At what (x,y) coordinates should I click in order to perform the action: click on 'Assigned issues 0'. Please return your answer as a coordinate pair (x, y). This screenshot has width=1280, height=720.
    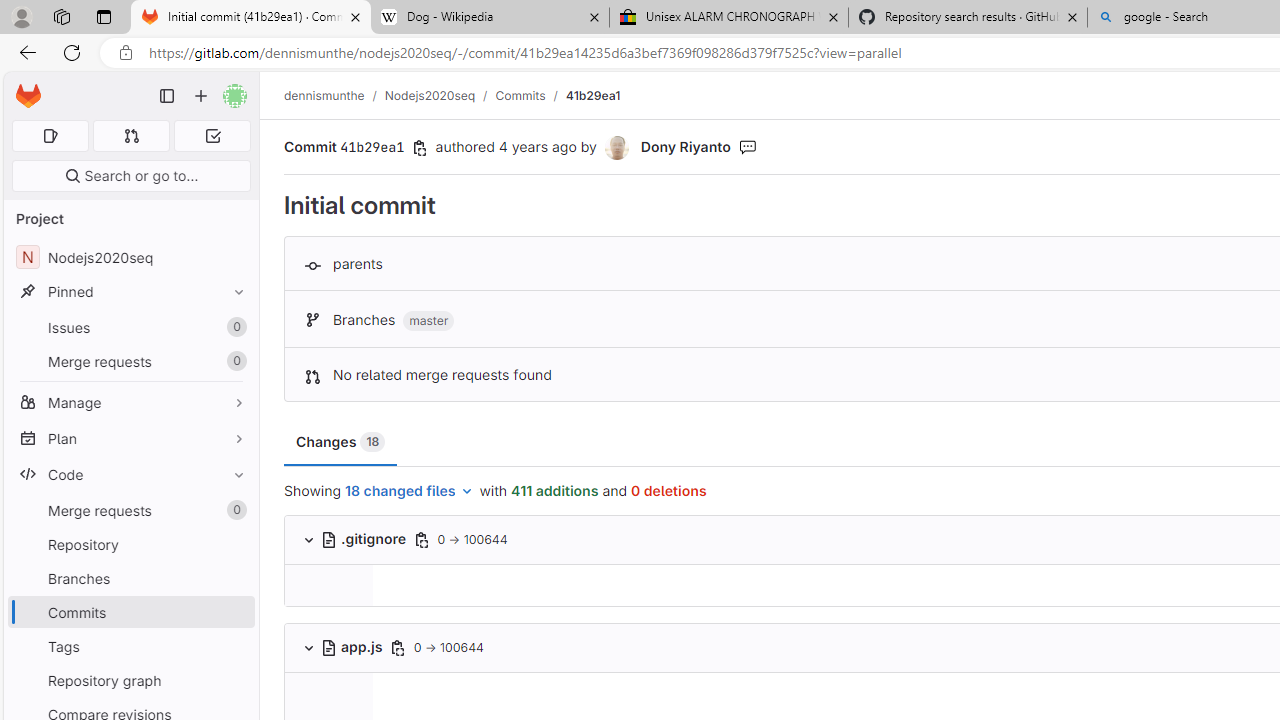
    Looking at the image, I should click on (50, 135).